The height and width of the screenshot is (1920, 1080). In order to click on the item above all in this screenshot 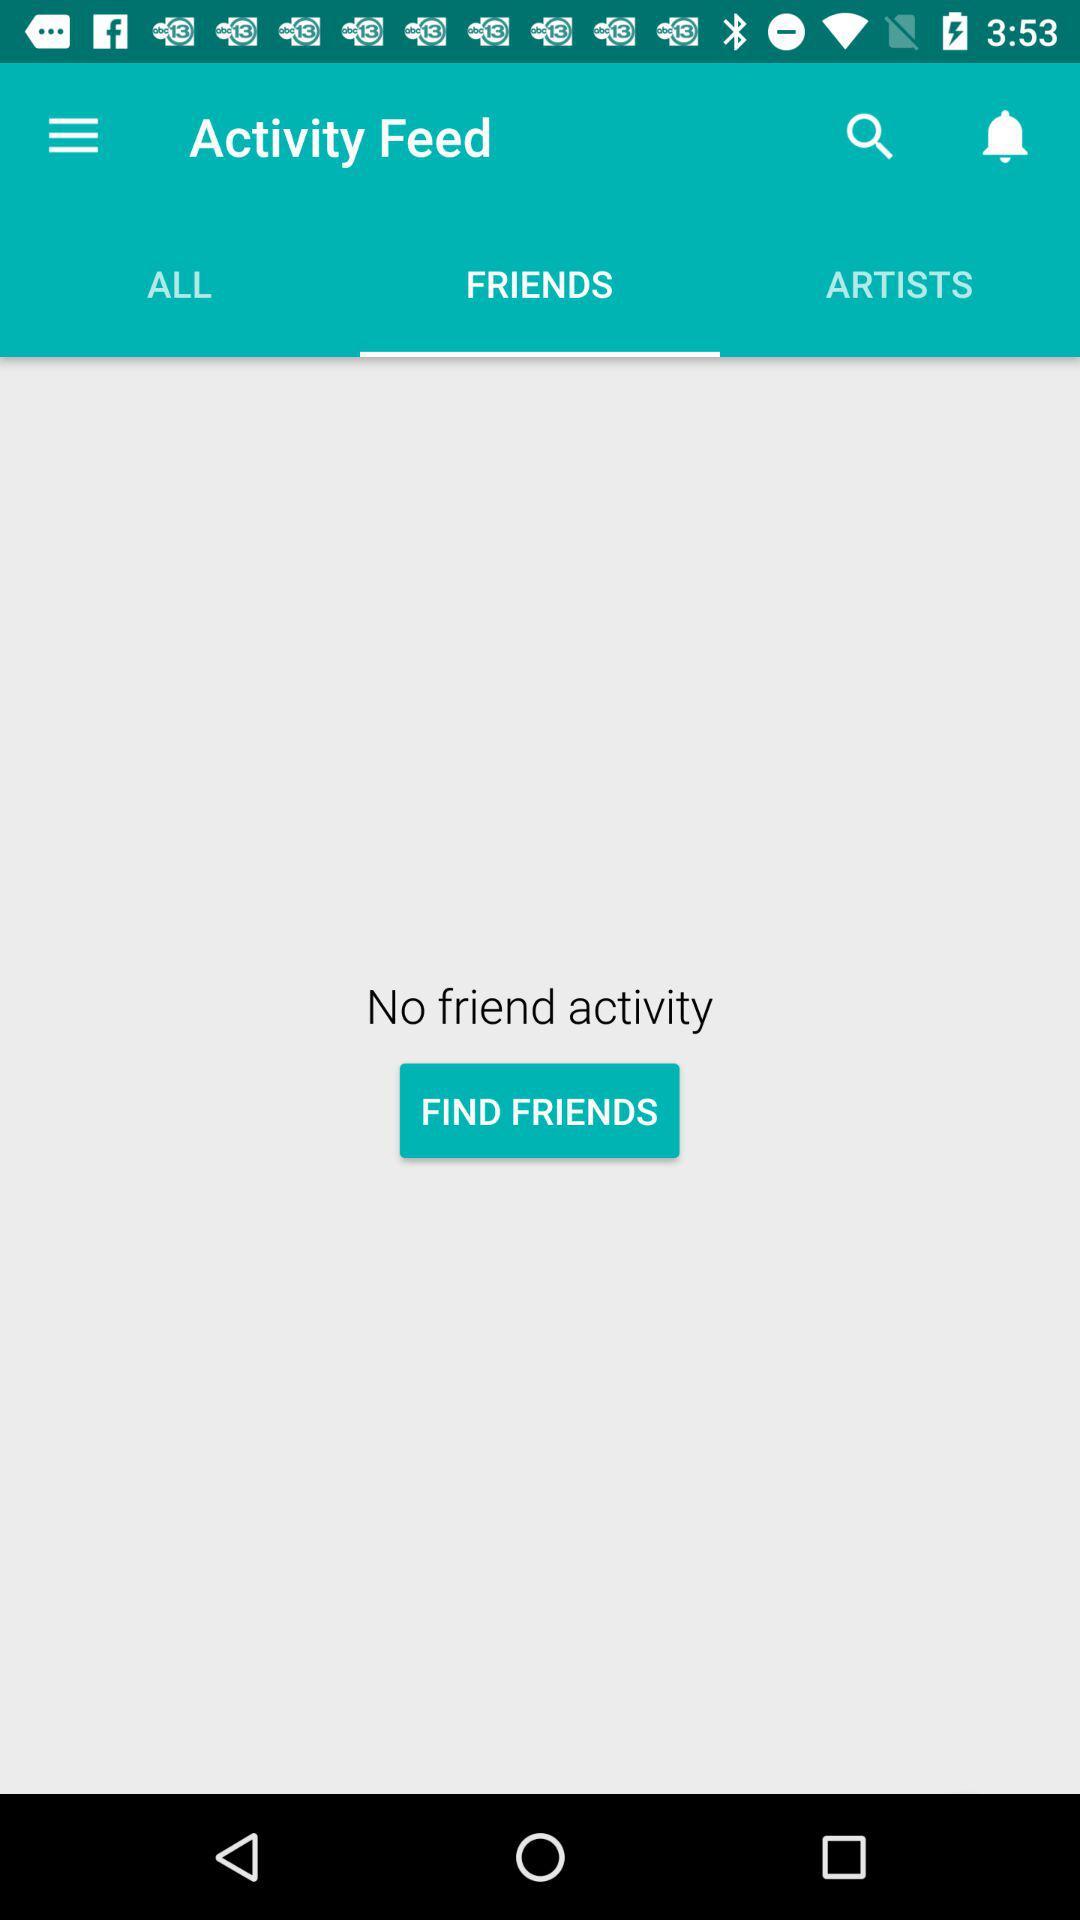, I will do `click(72, 135)`.